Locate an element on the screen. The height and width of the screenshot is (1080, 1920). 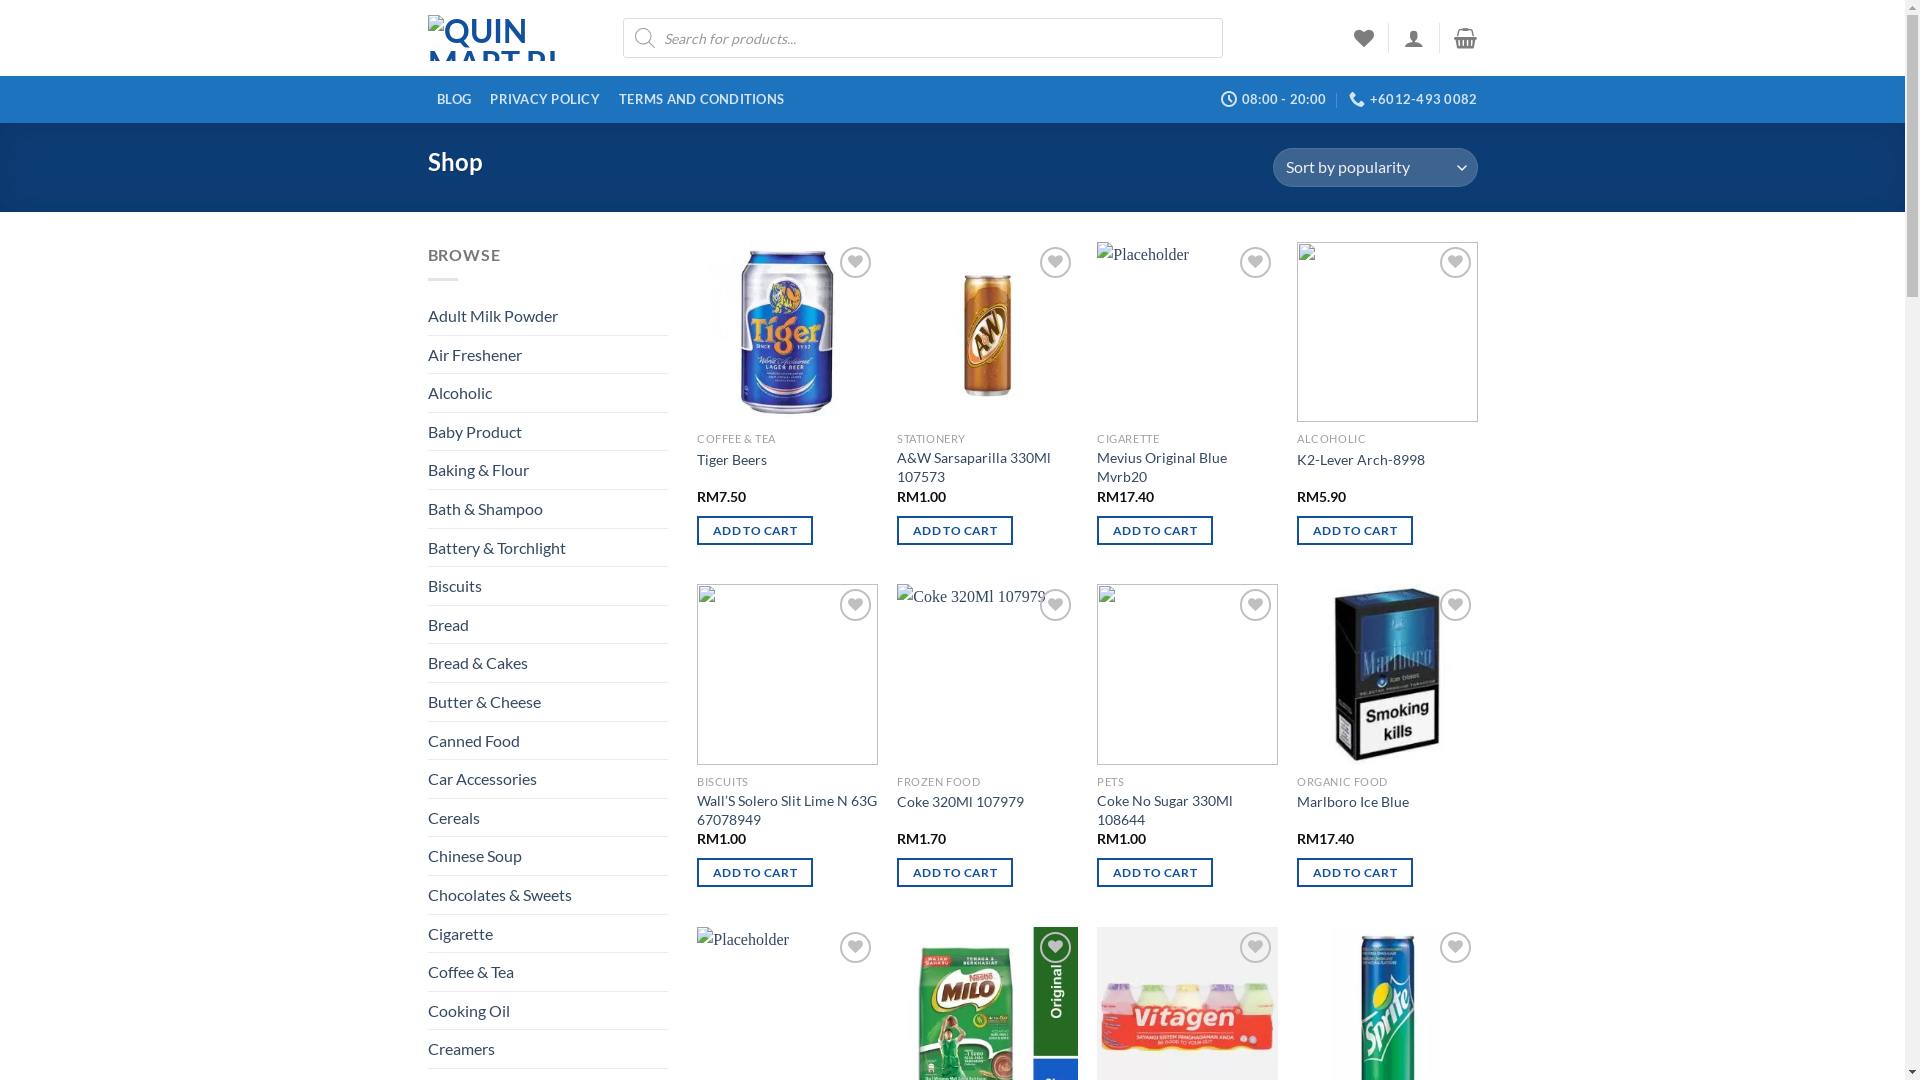
'+6012-493 0082' is located at coordinates (1412, 99).